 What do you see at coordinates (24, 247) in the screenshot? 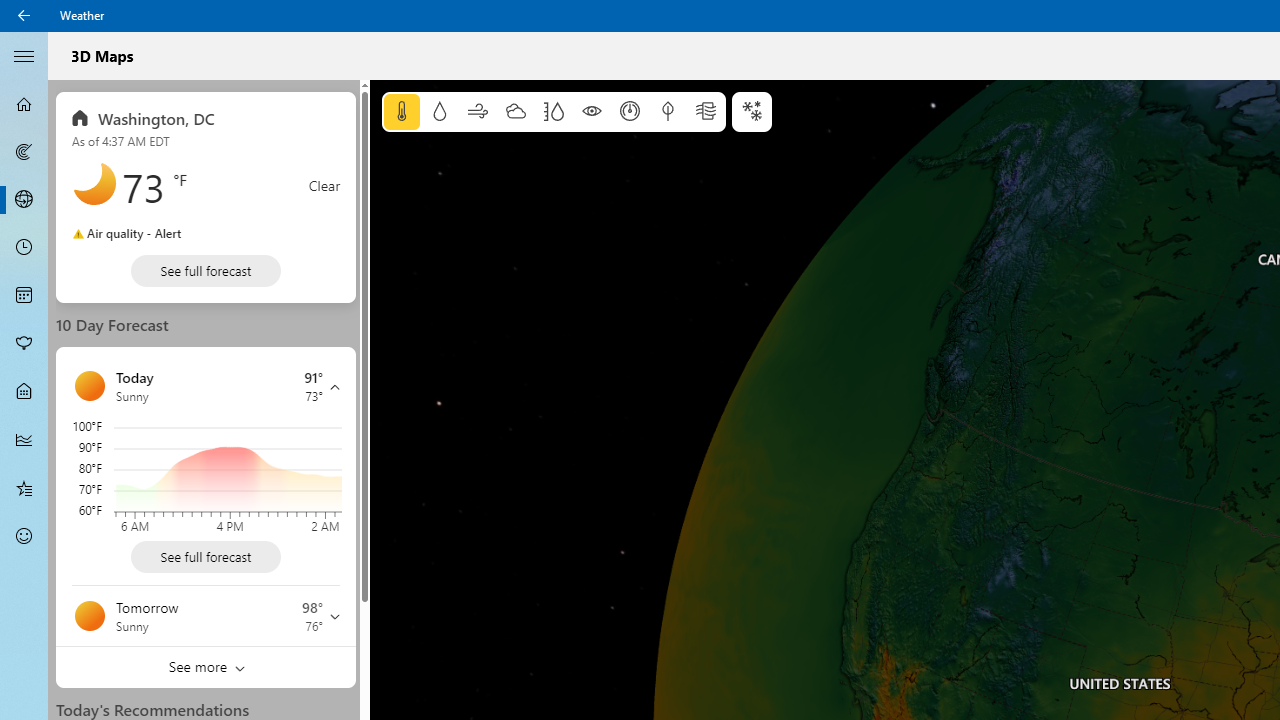
I see `'Hourly Forecast - Not Selected'` at bounding box center [24, 247].